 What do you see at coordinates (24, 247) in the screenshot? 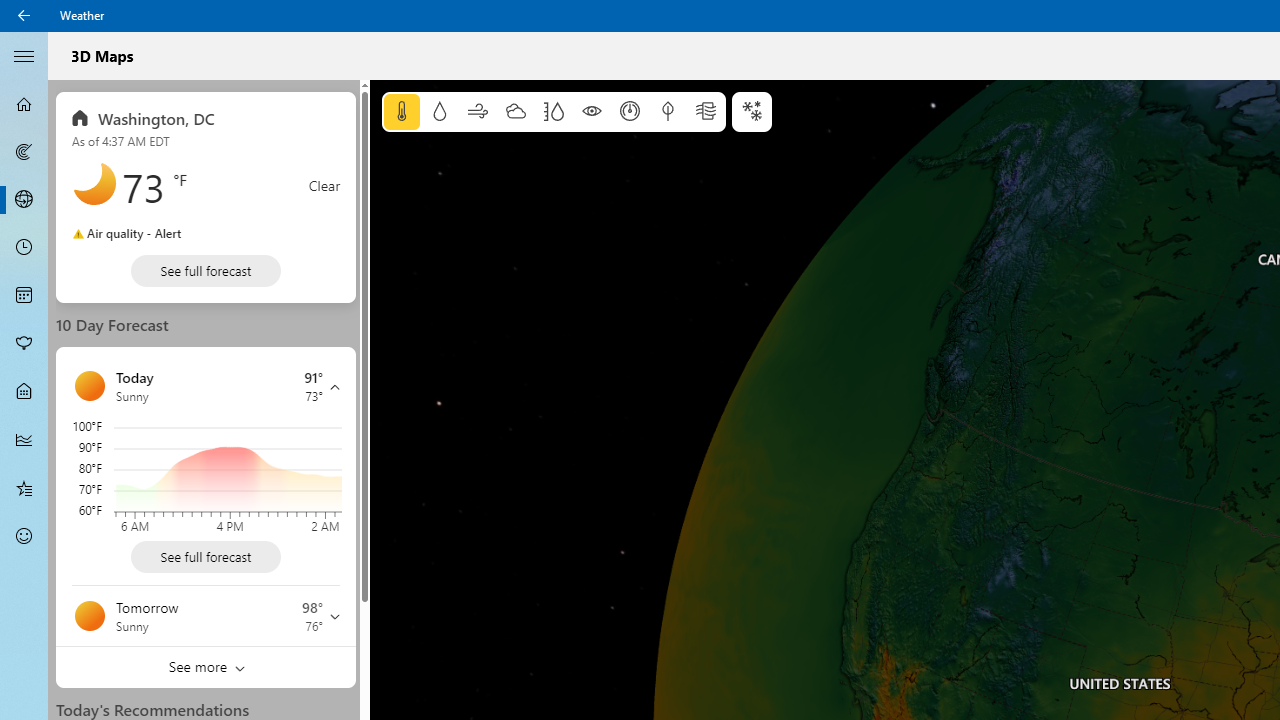
I see `'Hourly Forecast - Not Selected'` at bounding box center [24, 247].